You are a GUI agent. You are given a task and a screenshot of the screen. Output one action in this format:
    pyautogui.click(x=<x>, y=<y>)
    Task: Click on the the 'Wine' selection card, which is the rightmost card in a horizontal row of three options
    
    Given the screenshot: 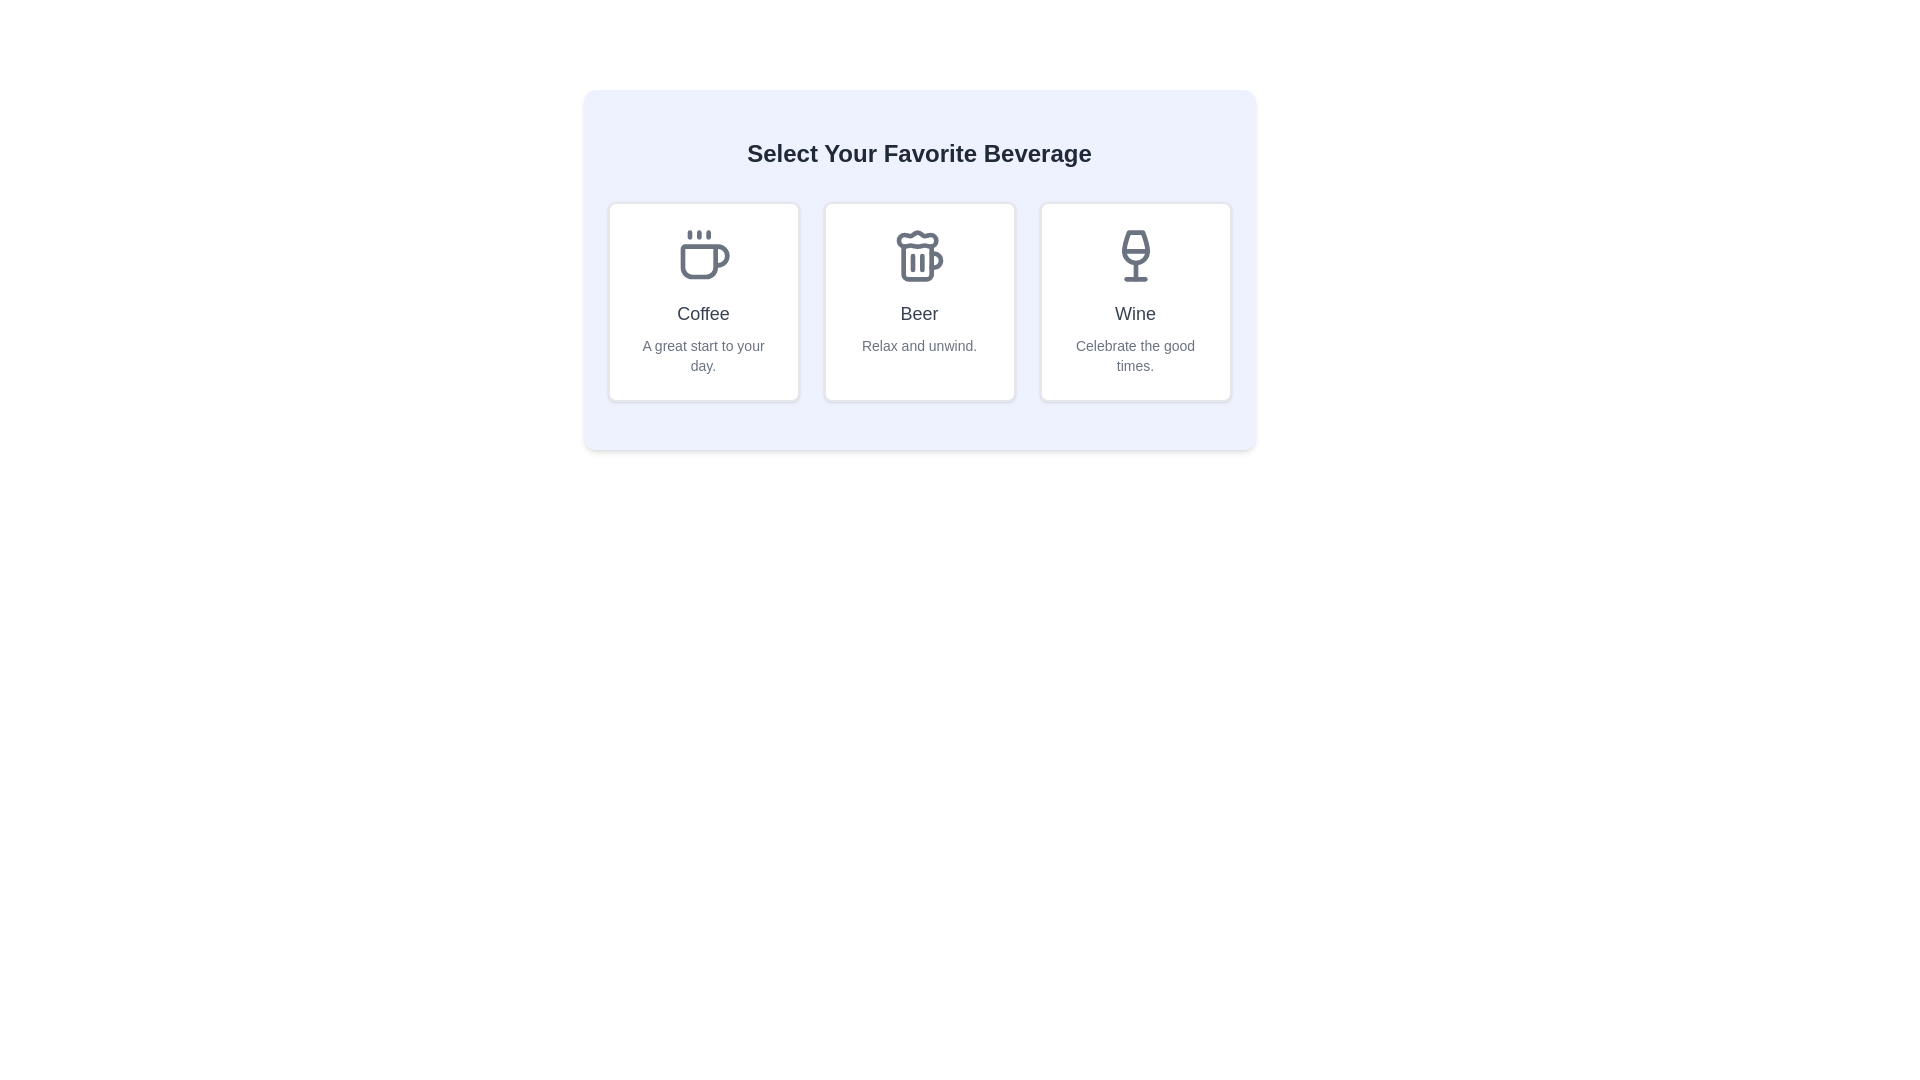 What is the action you would take?
    pyautogui.click(x=1135, y=301)
    